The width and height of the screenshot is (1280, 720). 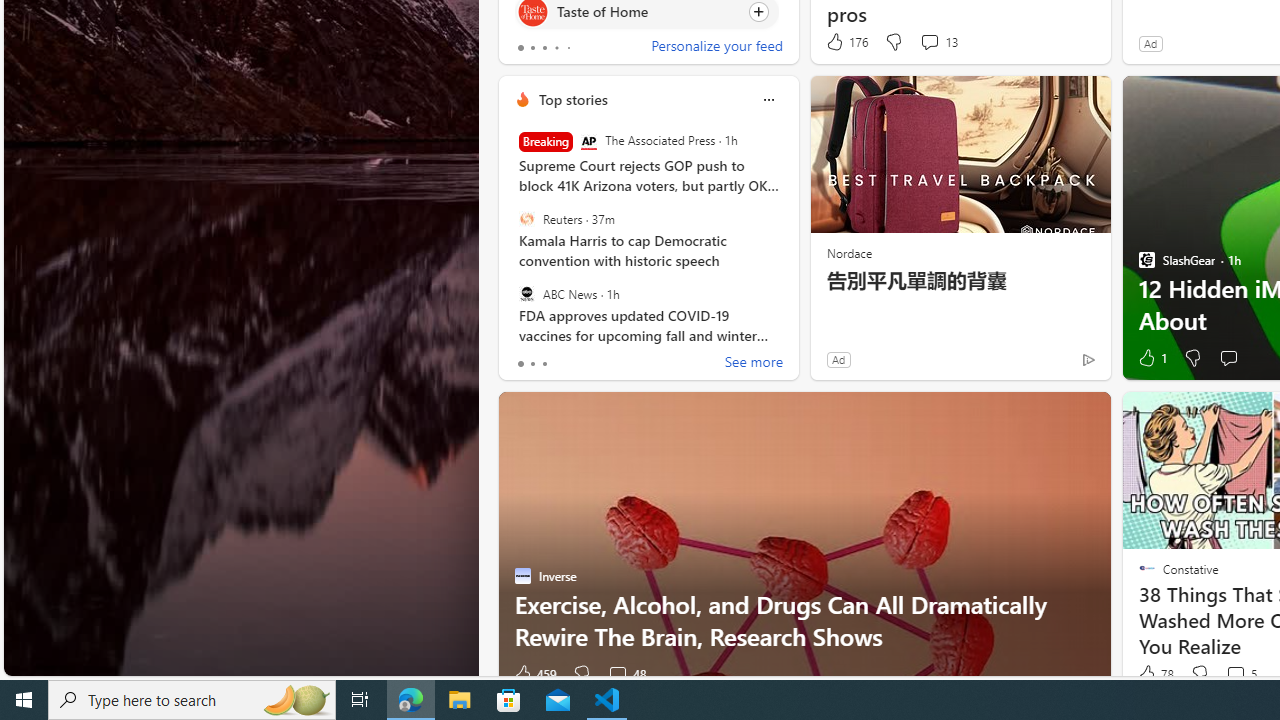 I want to click on '459 Like', so click(x=534, y=674).